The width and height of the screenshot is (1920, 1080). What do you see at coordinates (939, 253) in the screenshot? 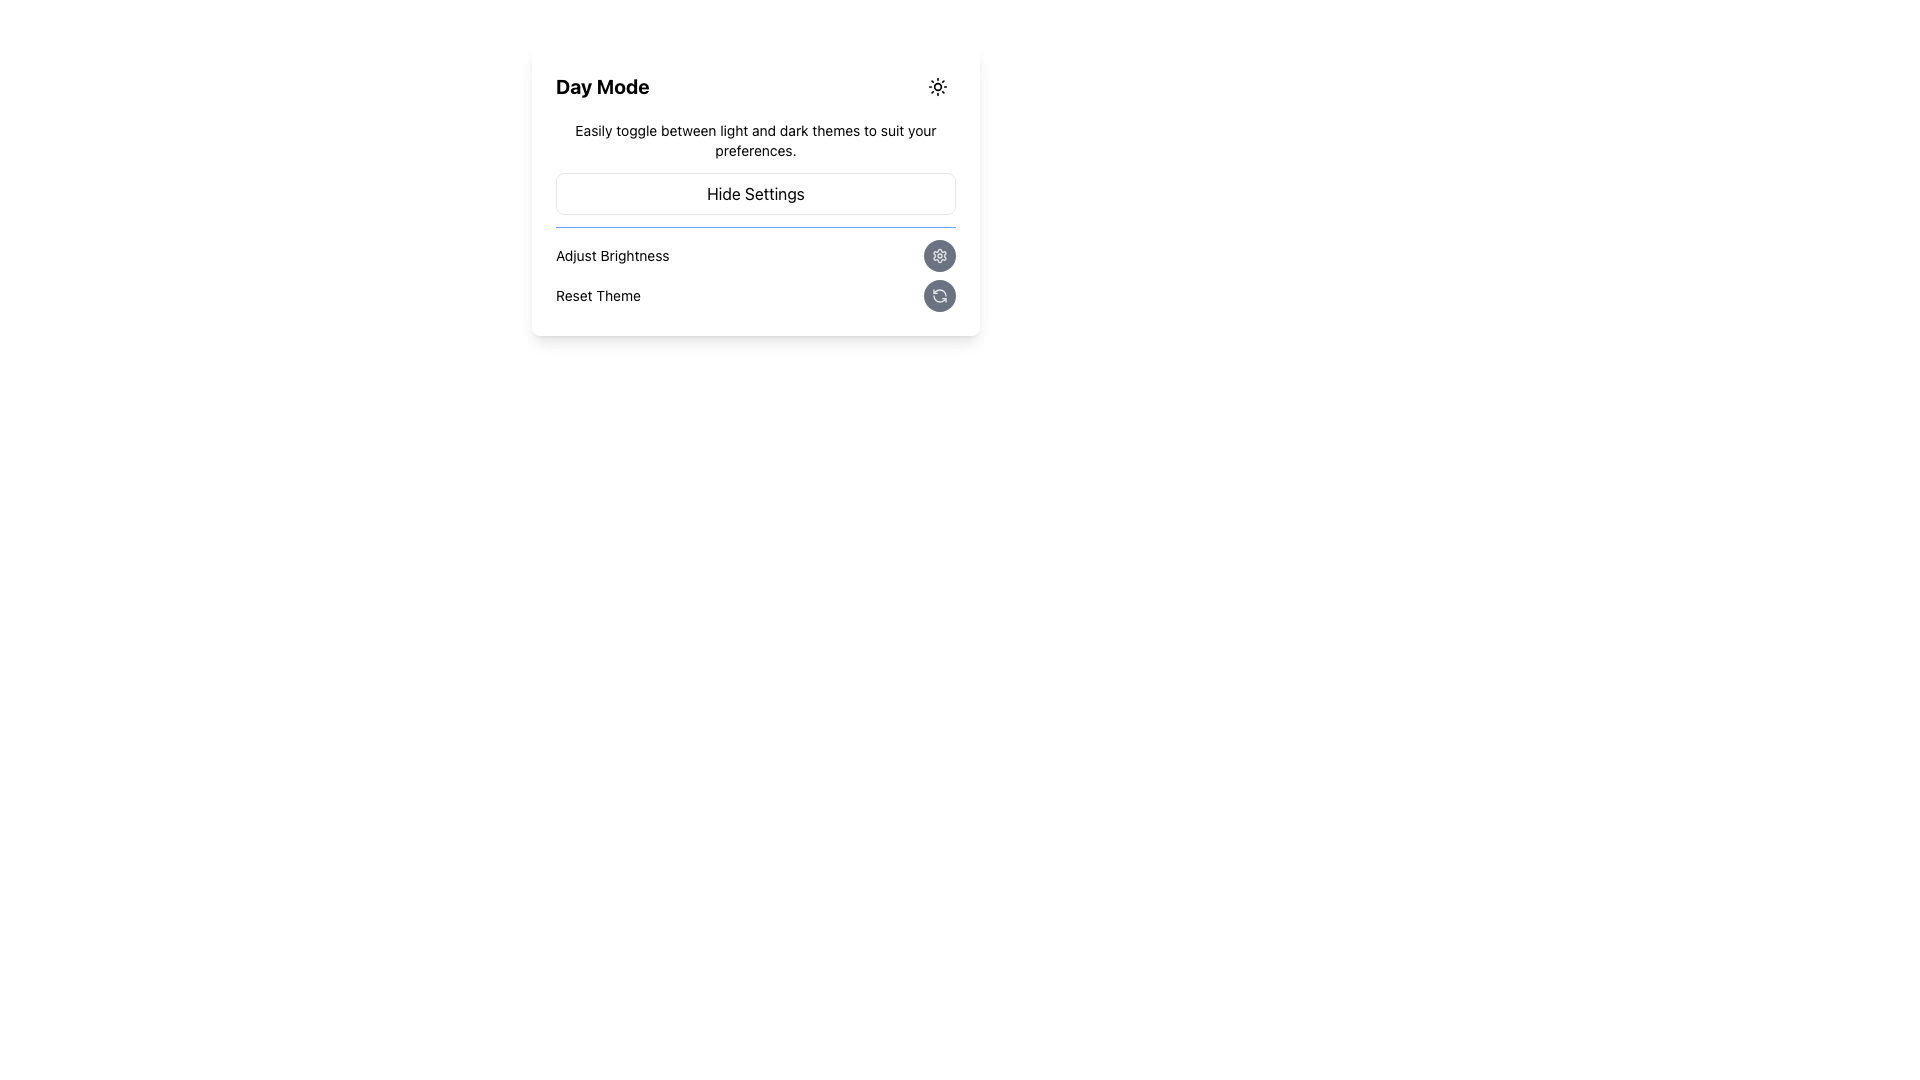
I see `the settings icon located in the top-right corner of the 'Day Mode' segment` at bounding box center [939, 253].